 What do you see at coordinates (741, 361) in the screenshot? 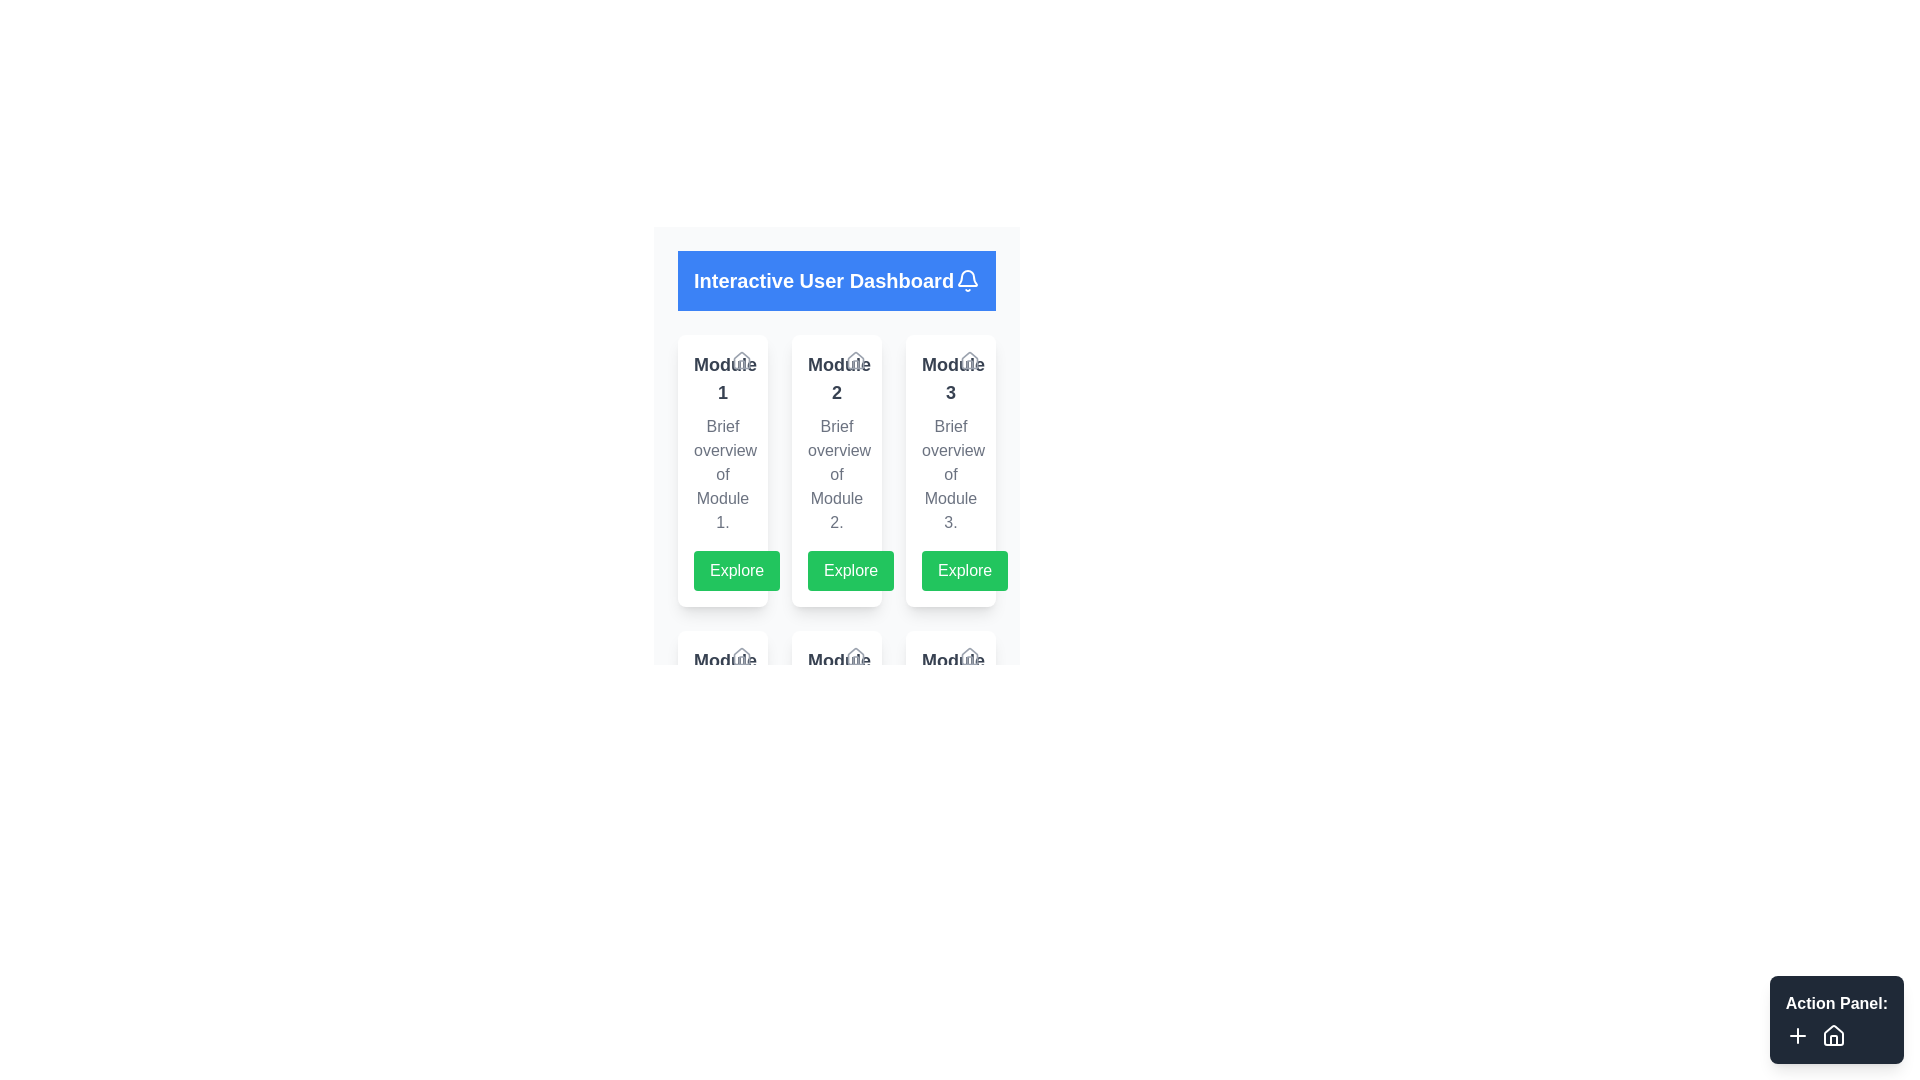
I see `the gray house icon located in the upper-right corner of the 'Module 1' card` at bounding box center [741, 361].